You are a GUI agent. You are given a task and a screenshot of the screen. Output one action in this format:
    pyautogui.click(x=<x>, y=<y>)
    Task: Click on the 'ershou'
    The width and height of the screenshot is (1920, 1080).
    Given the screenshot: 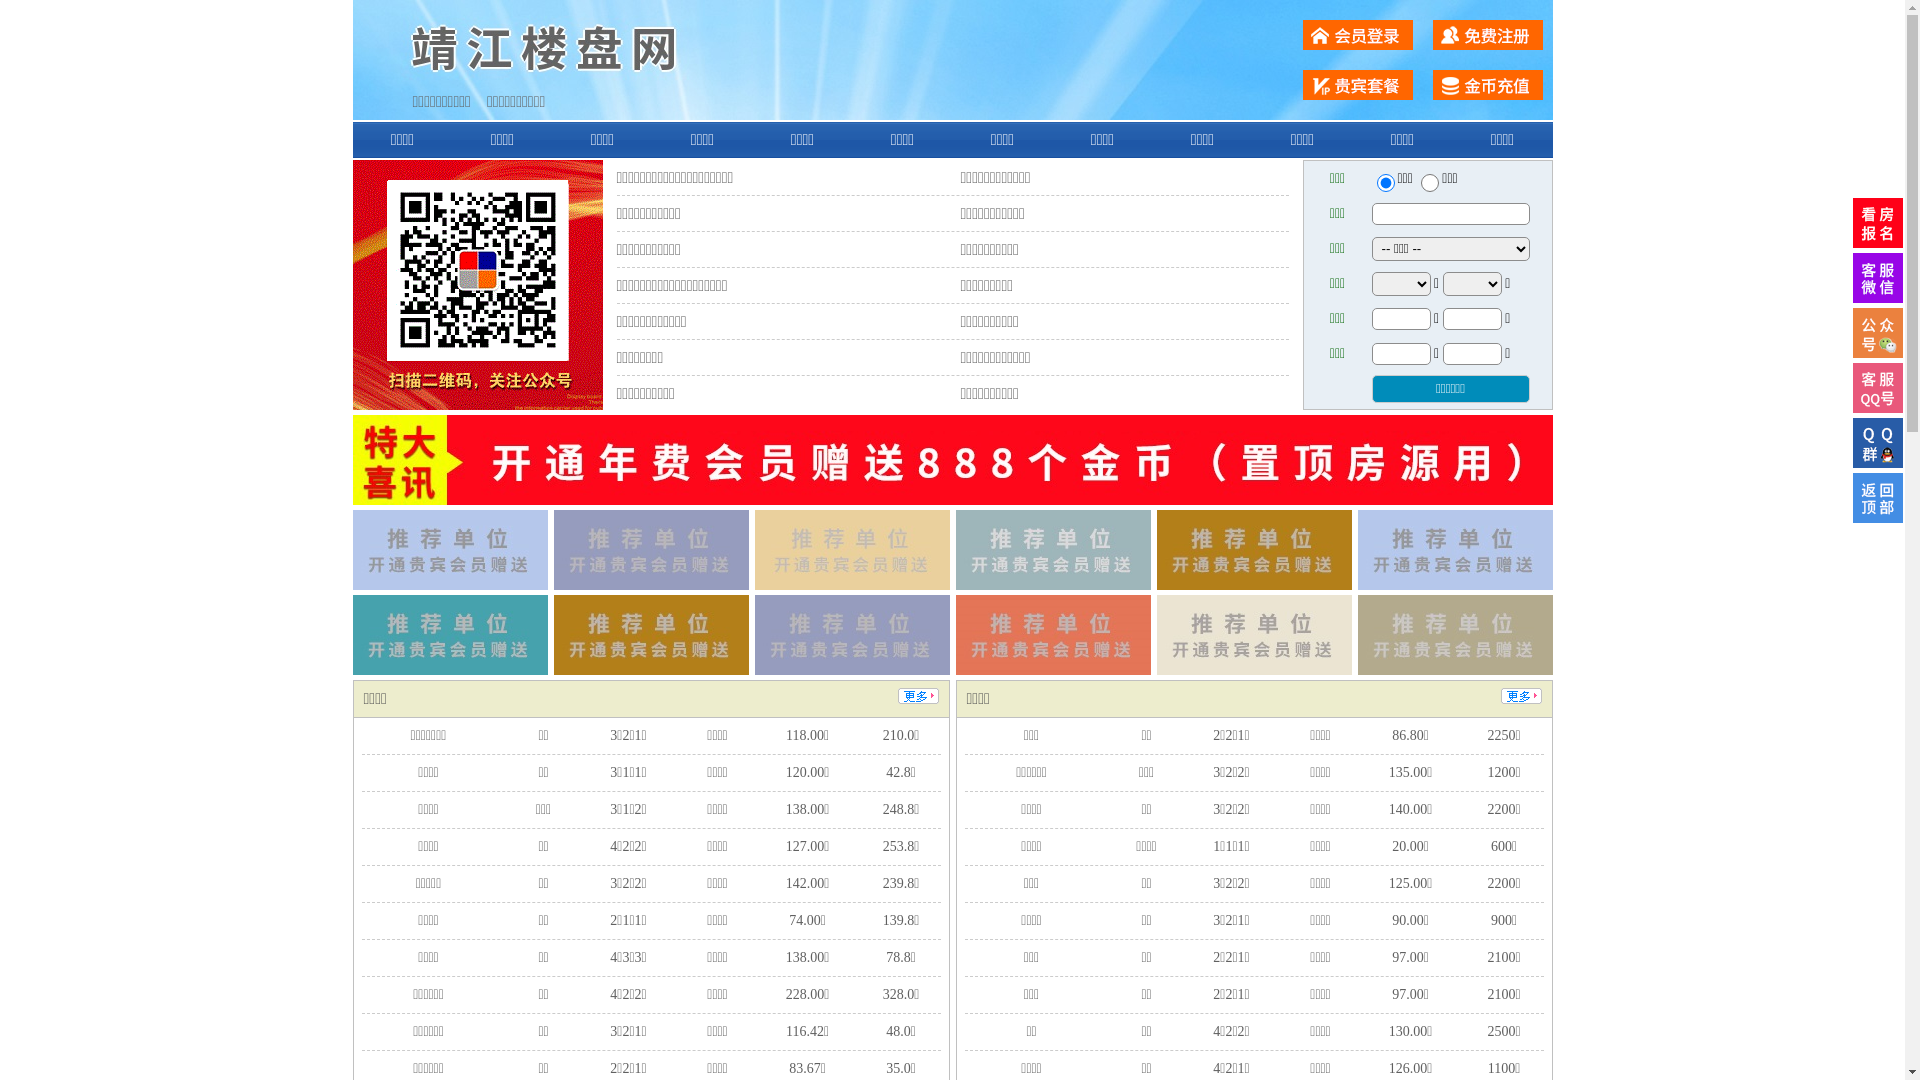 What is the action you would take?
    pyautogui.click(x=1375, y=182)
    